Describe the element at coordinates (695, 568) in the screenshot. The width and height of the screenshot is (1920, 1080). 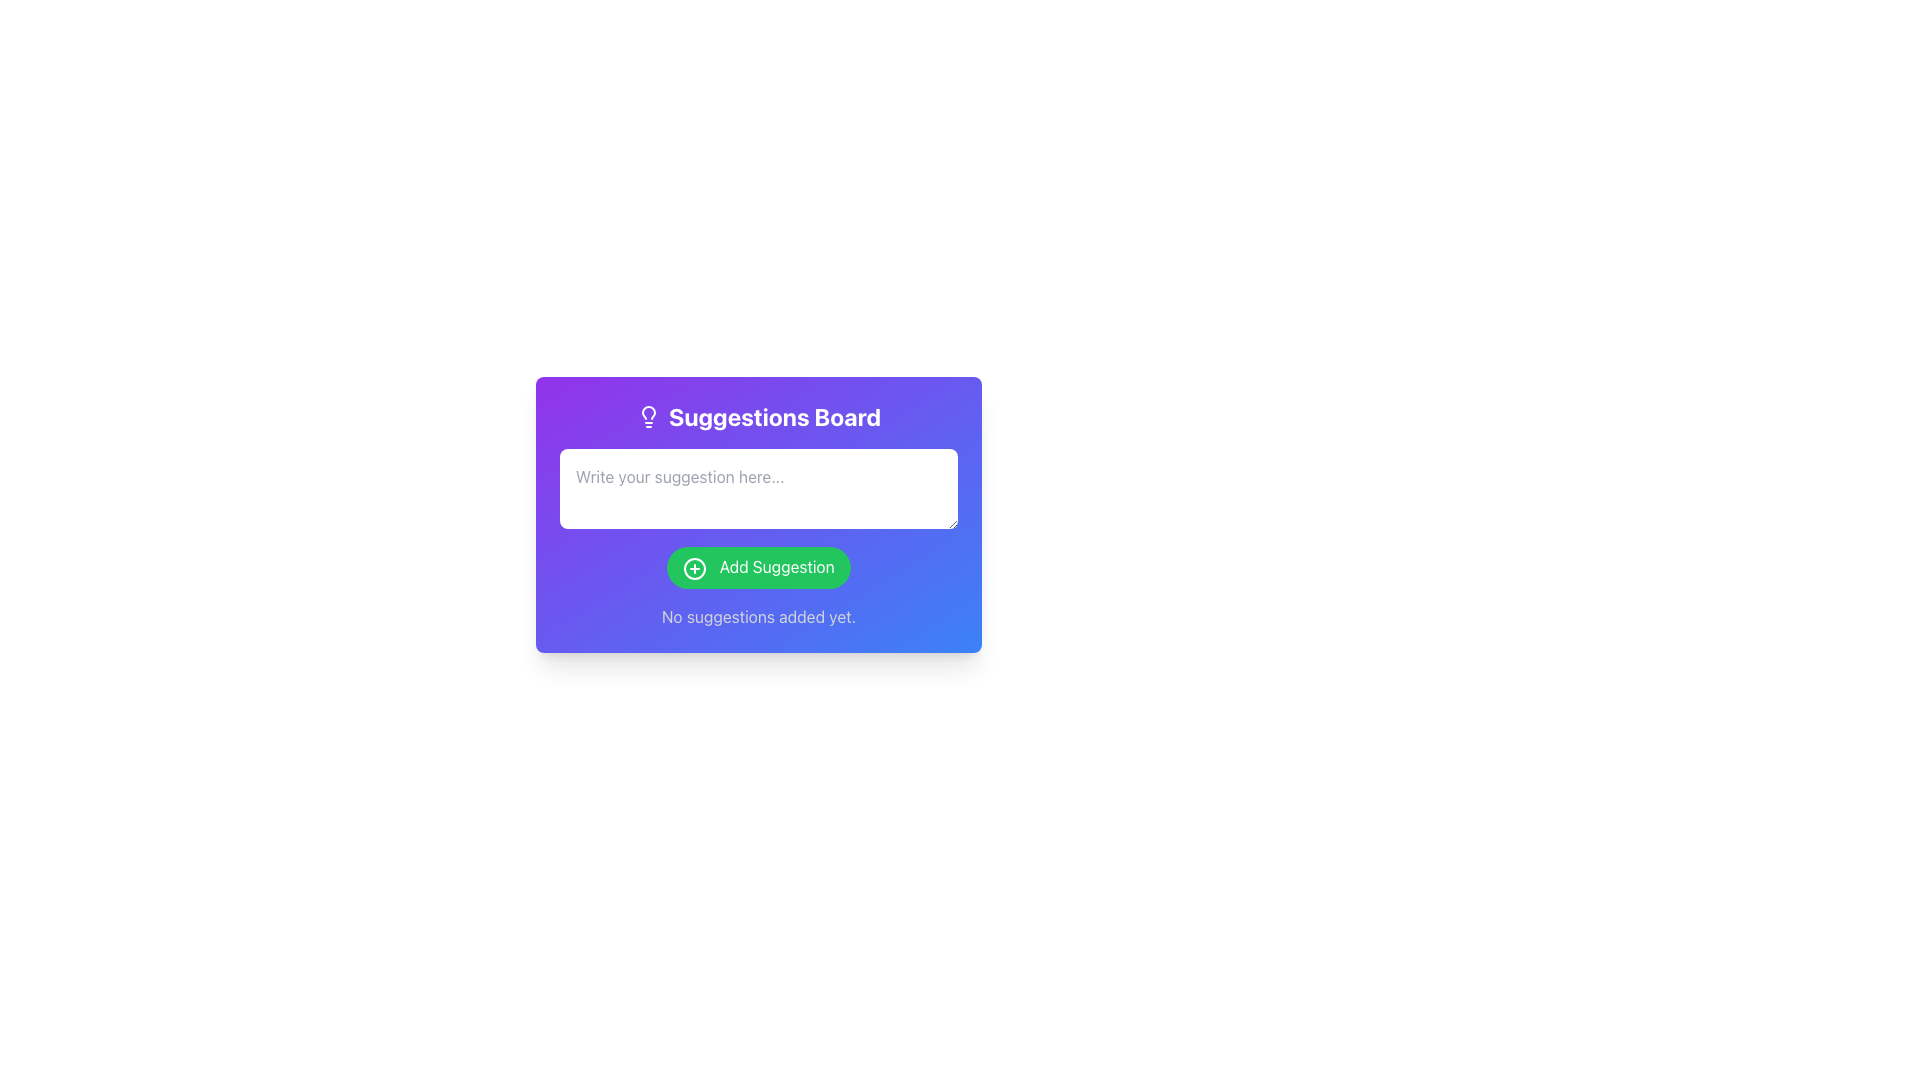
I see `the SVG graphical element that is part of the 'Add Suggestion' button` at that location.